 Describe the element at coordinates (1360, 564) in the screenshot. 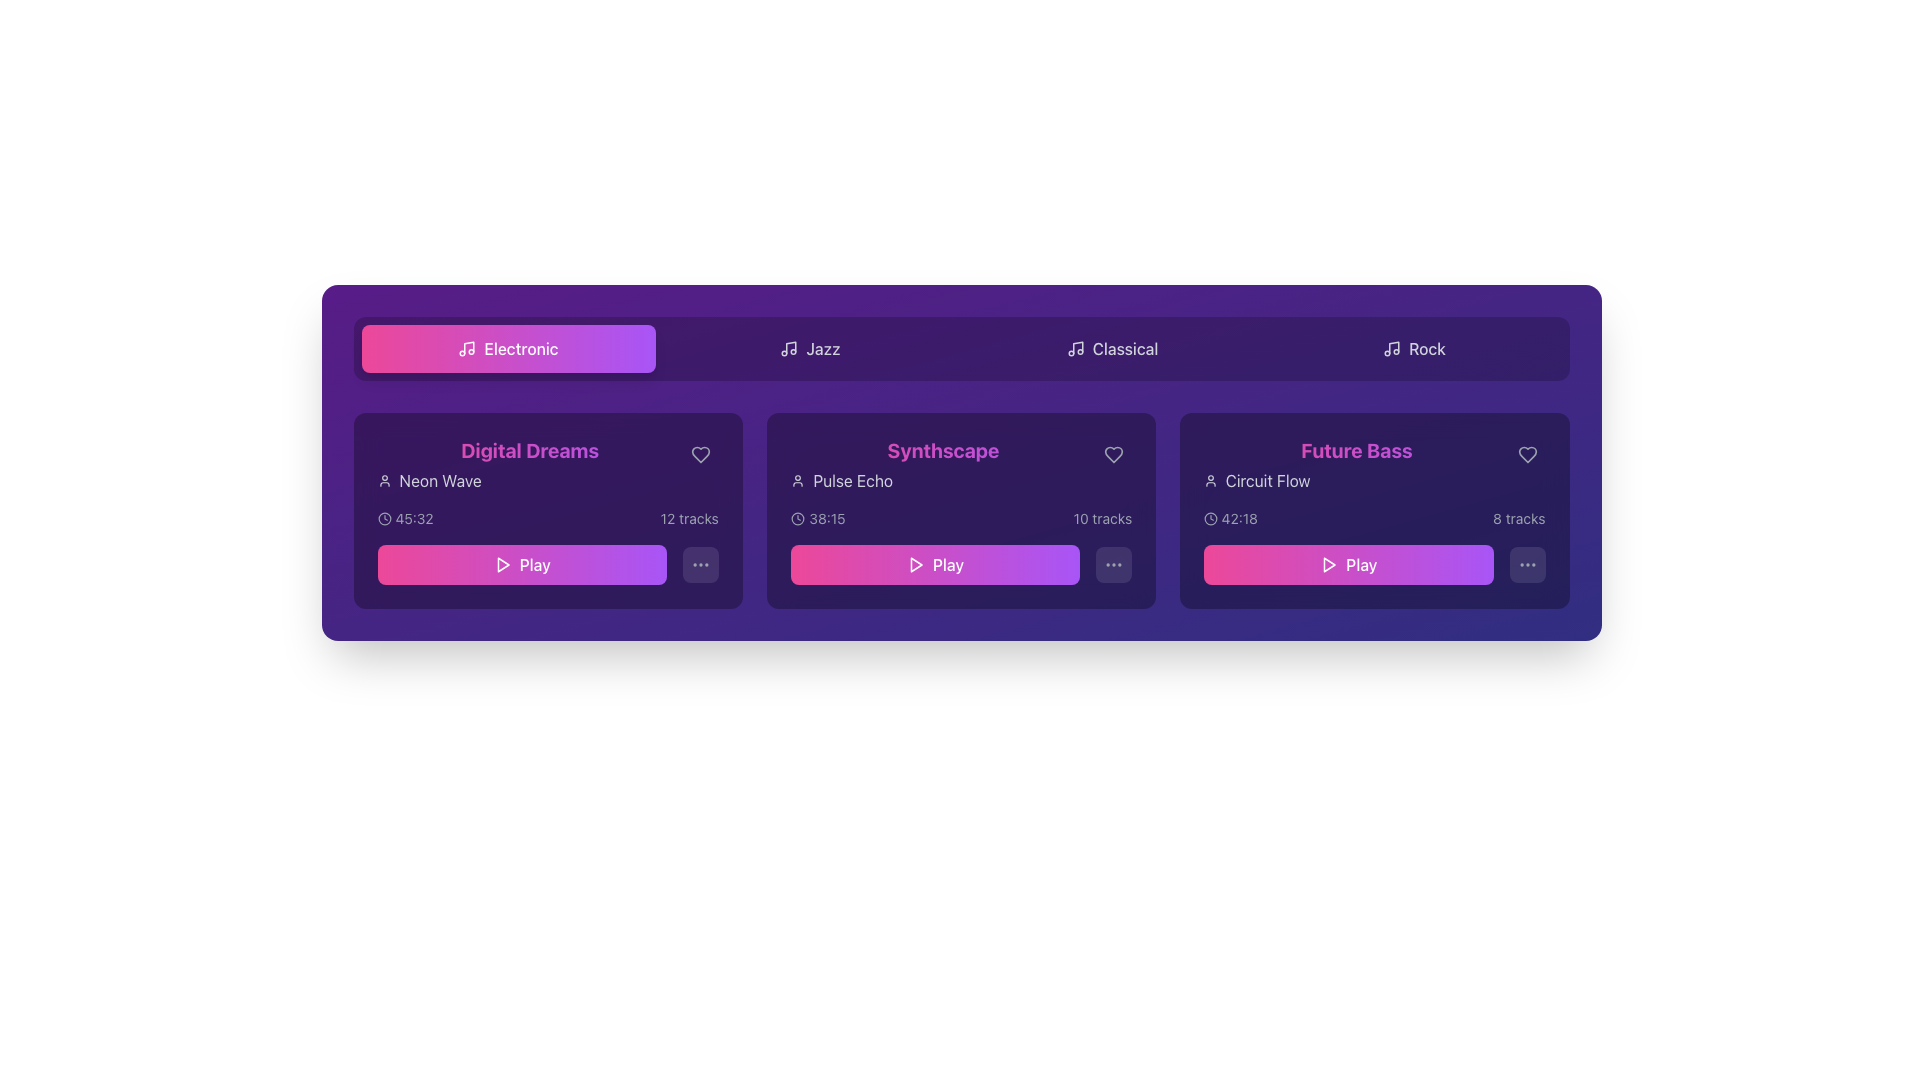

I see `the 'Play' text label within the button on the third card labeled 'Future Bass', which has a vibrant pink-to-purple gradient background and is styled with rounded corners` at that location.